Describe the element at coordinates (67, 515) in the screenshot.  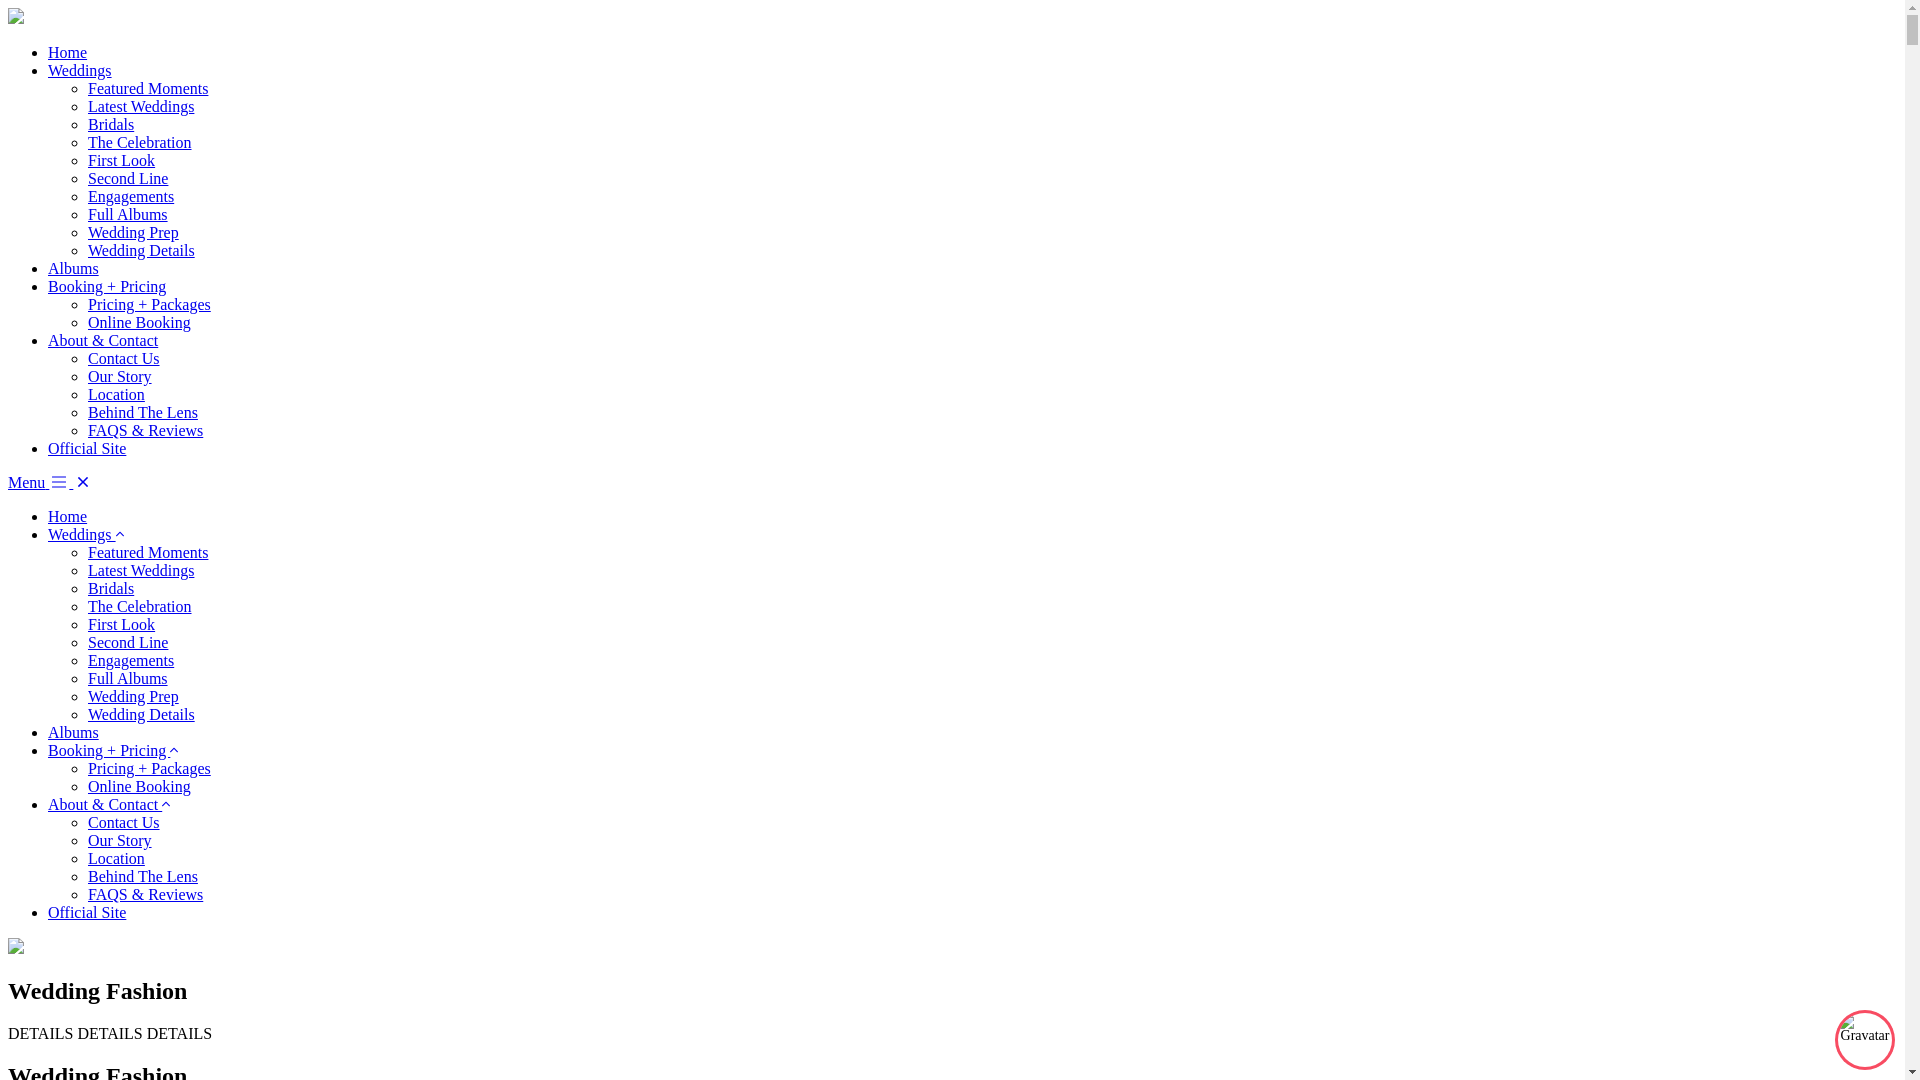
I see `'Home'` at that location.